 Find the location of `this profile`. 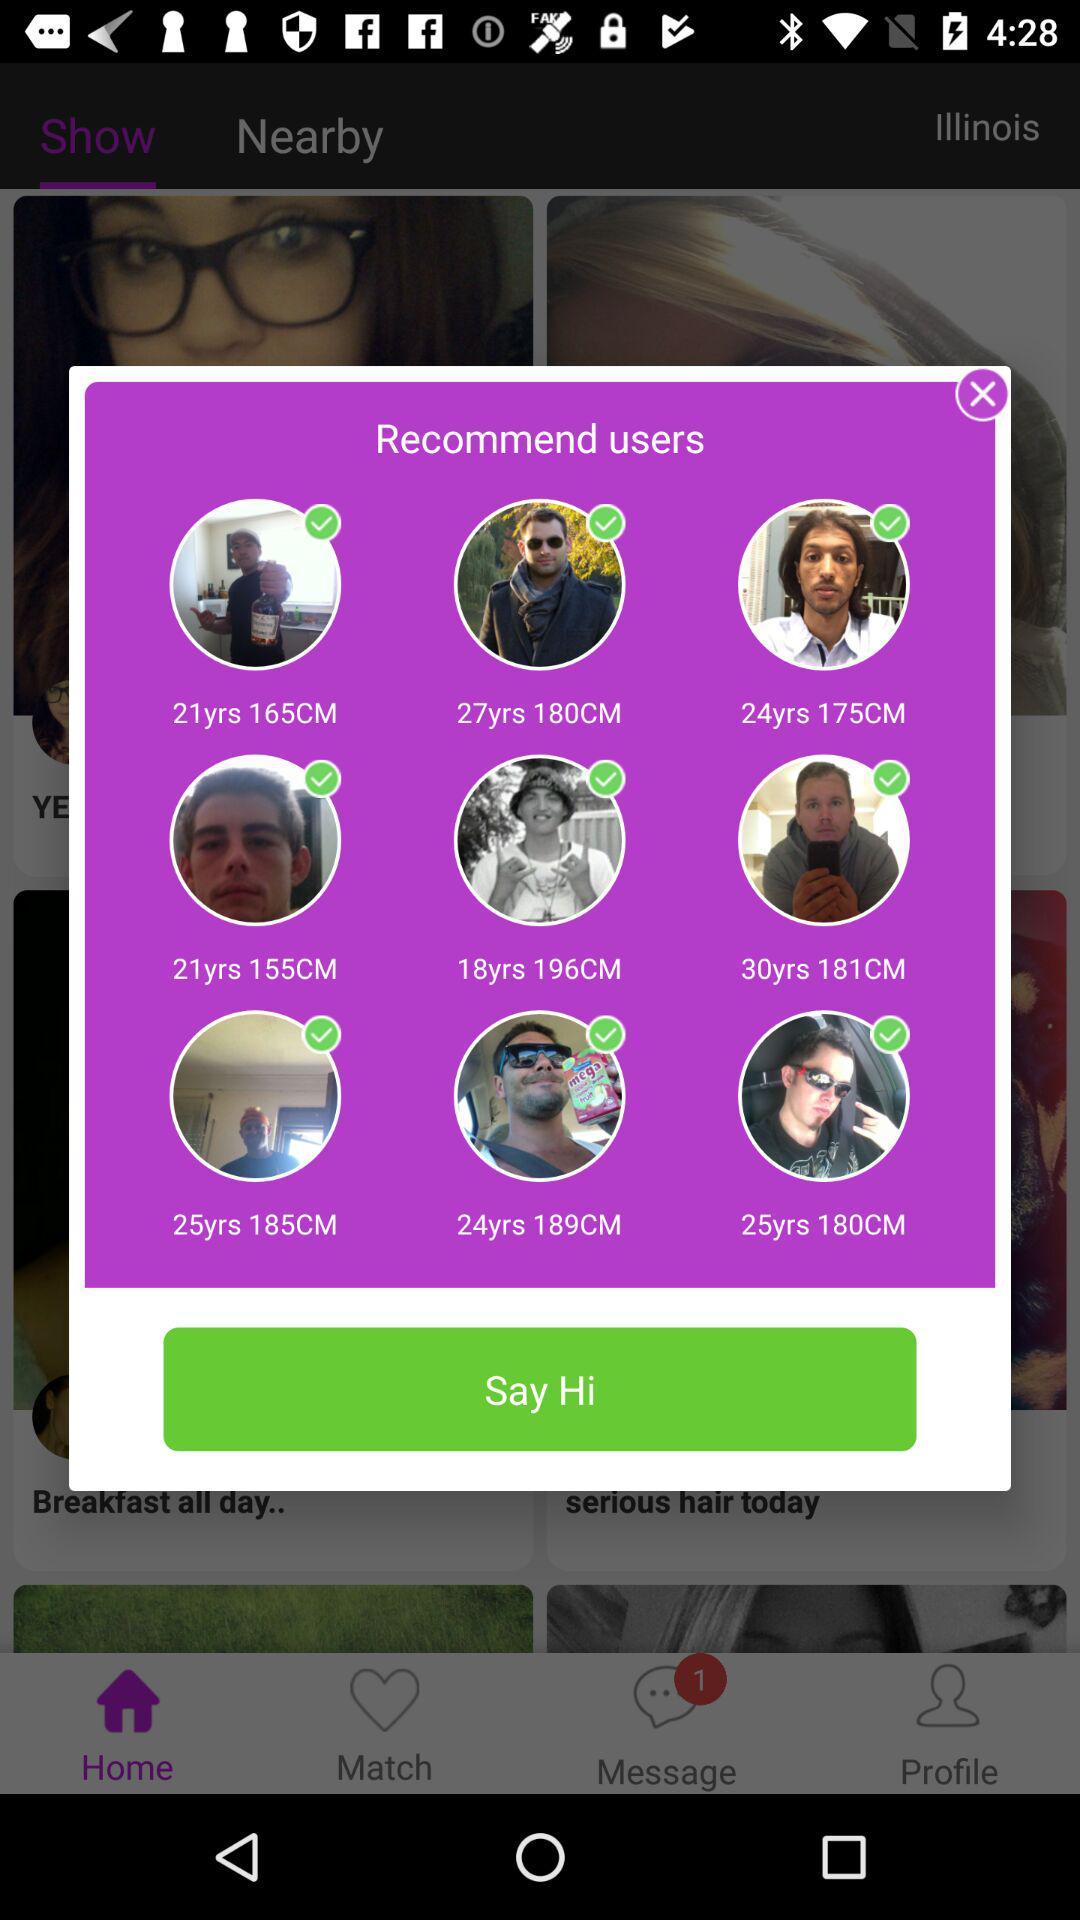

this profile is located at coordinates (320, 1035).